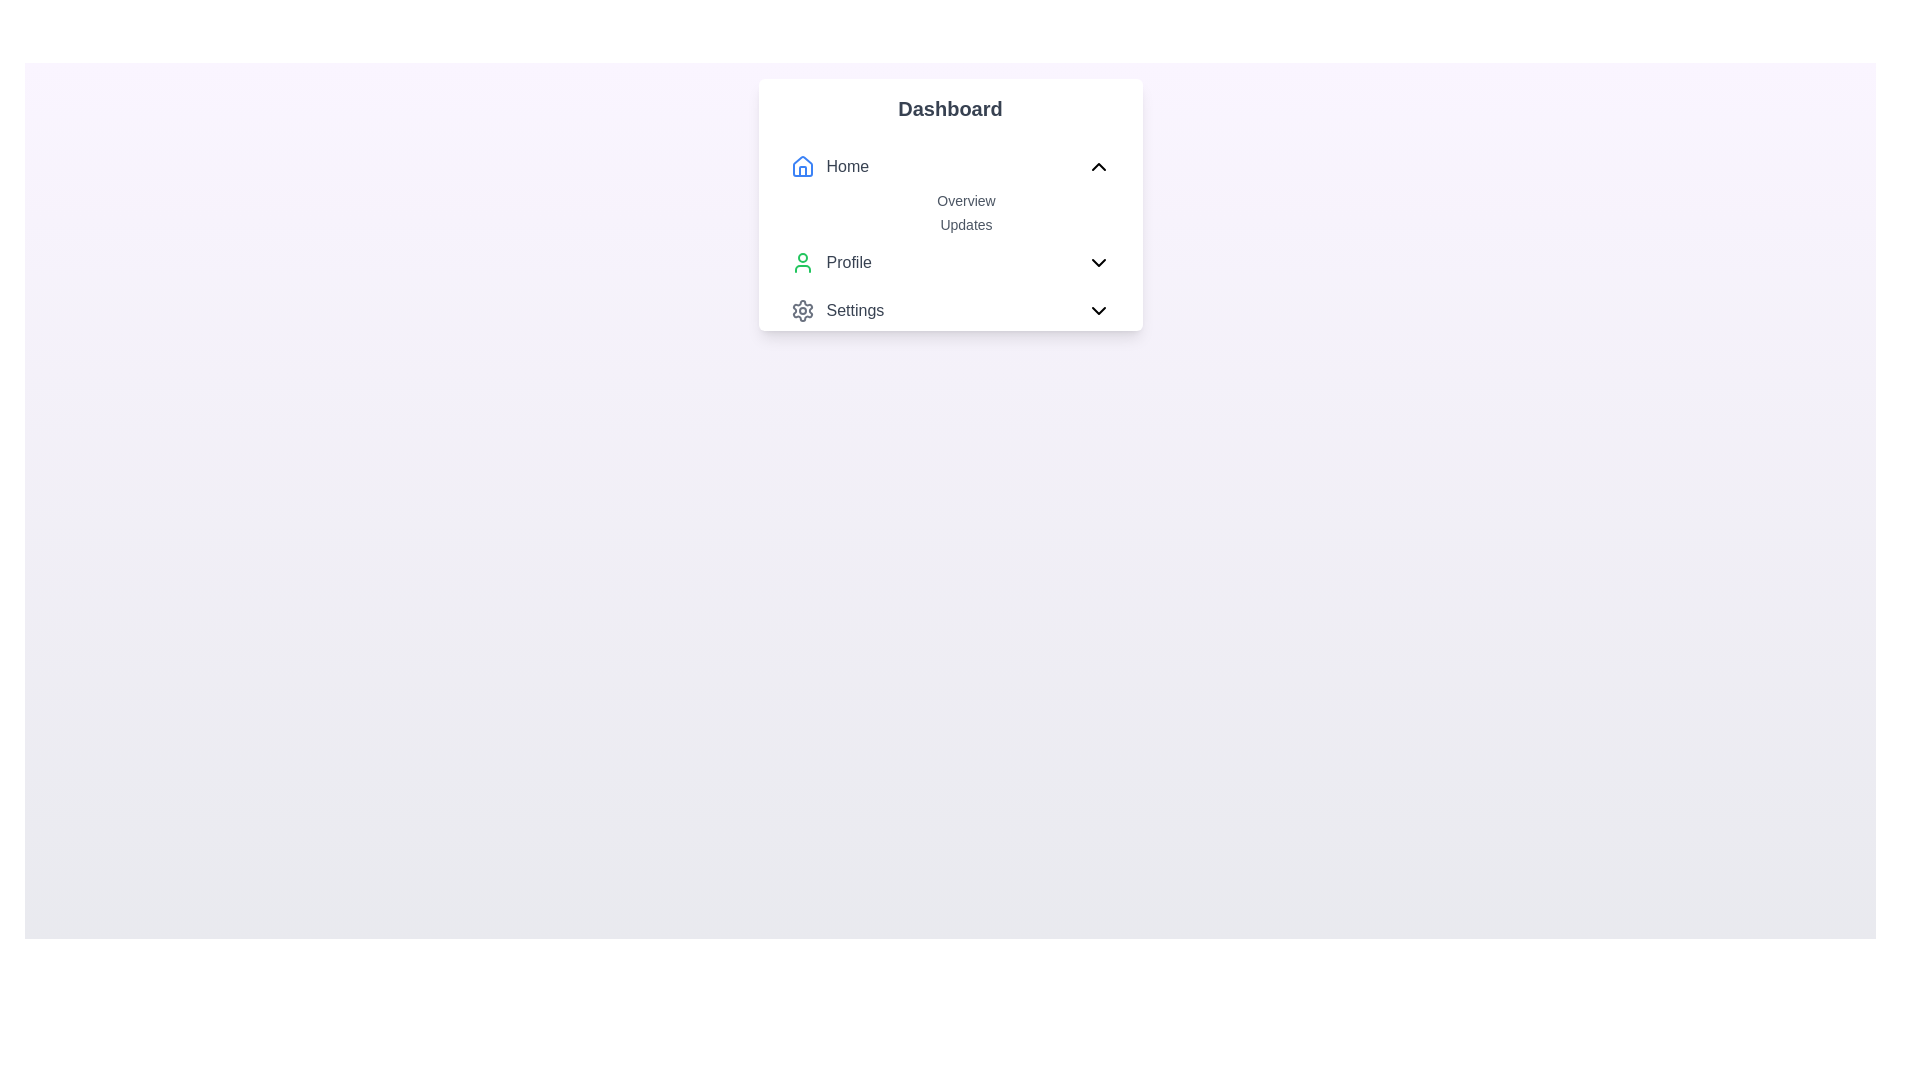 This screenshot has height=1080, width=1920. Describe the element at coordinates (949, 311) in the screenshot. I see `the 'Settings' button located under the 'Profile' section` at that location.